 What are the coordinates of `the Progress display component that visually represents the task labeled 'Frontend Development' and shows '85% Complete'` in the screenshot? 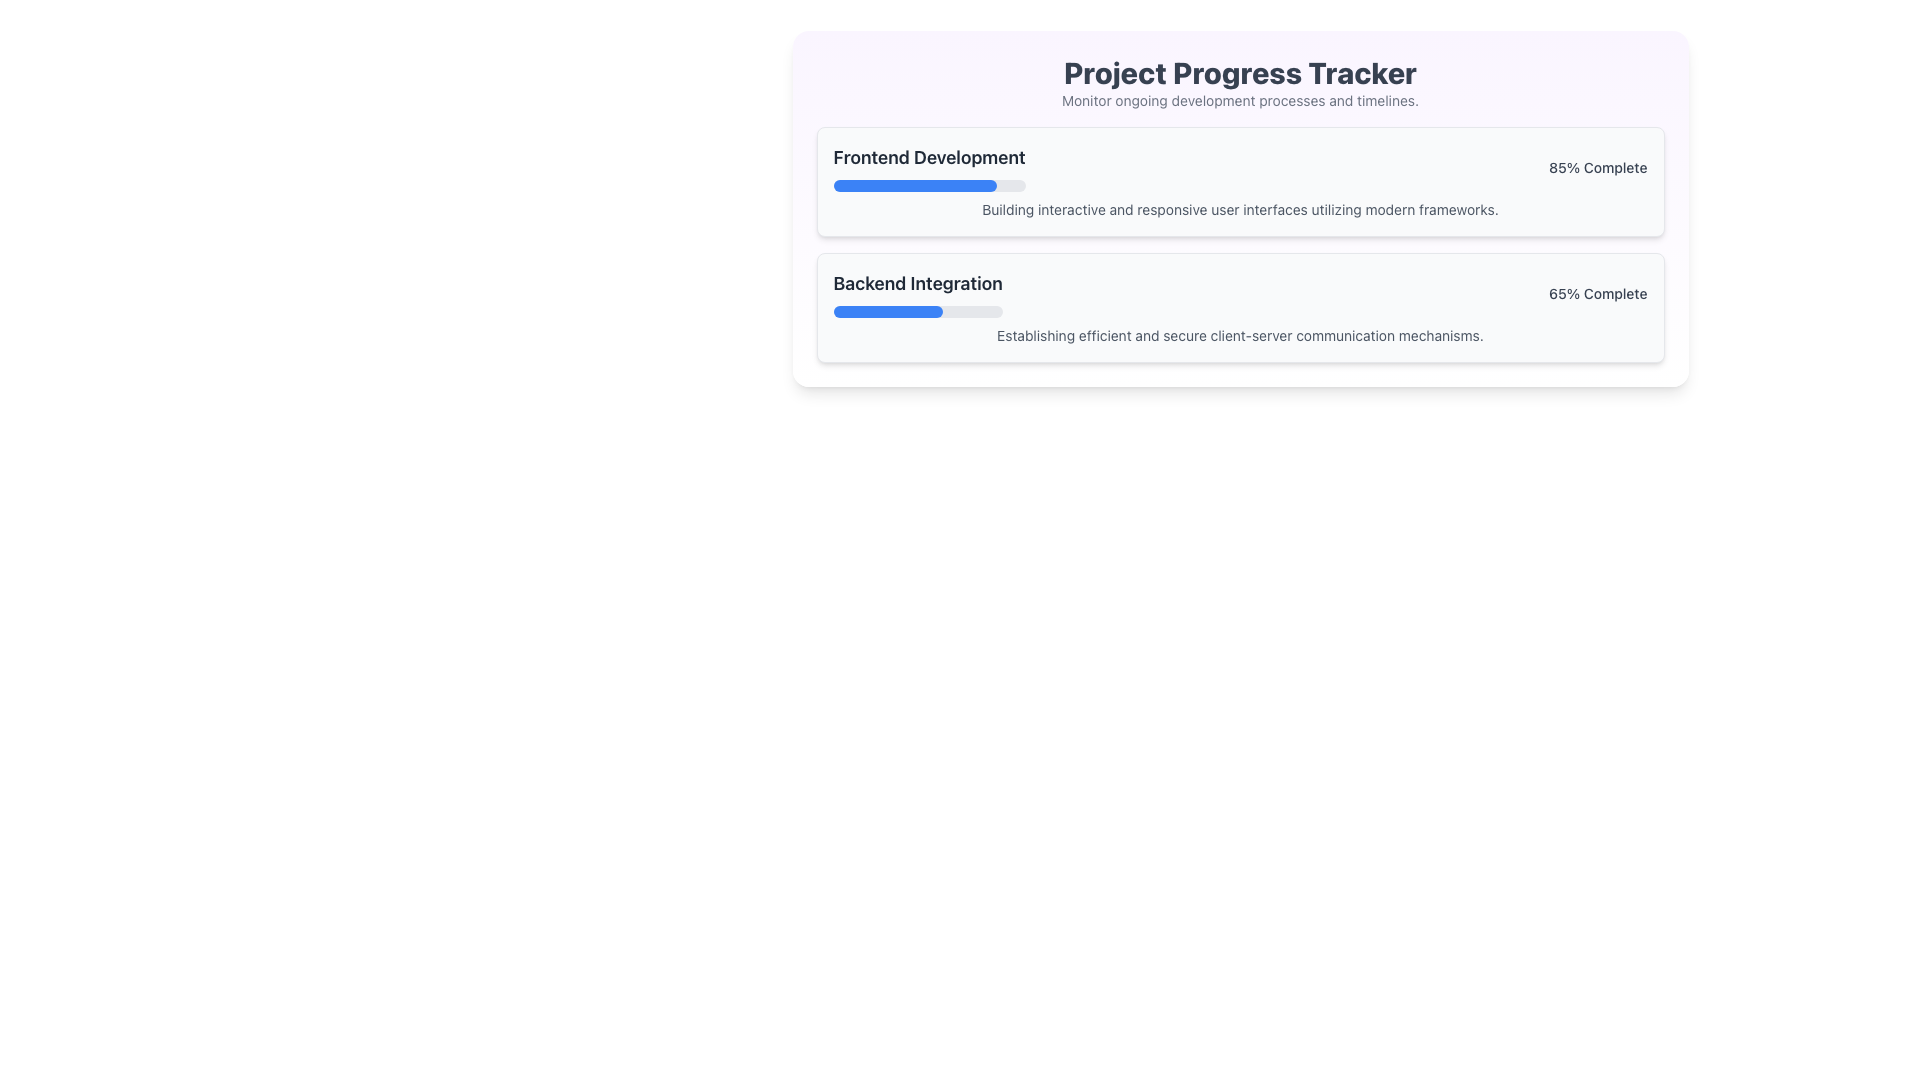 It's located at (1239, 167).